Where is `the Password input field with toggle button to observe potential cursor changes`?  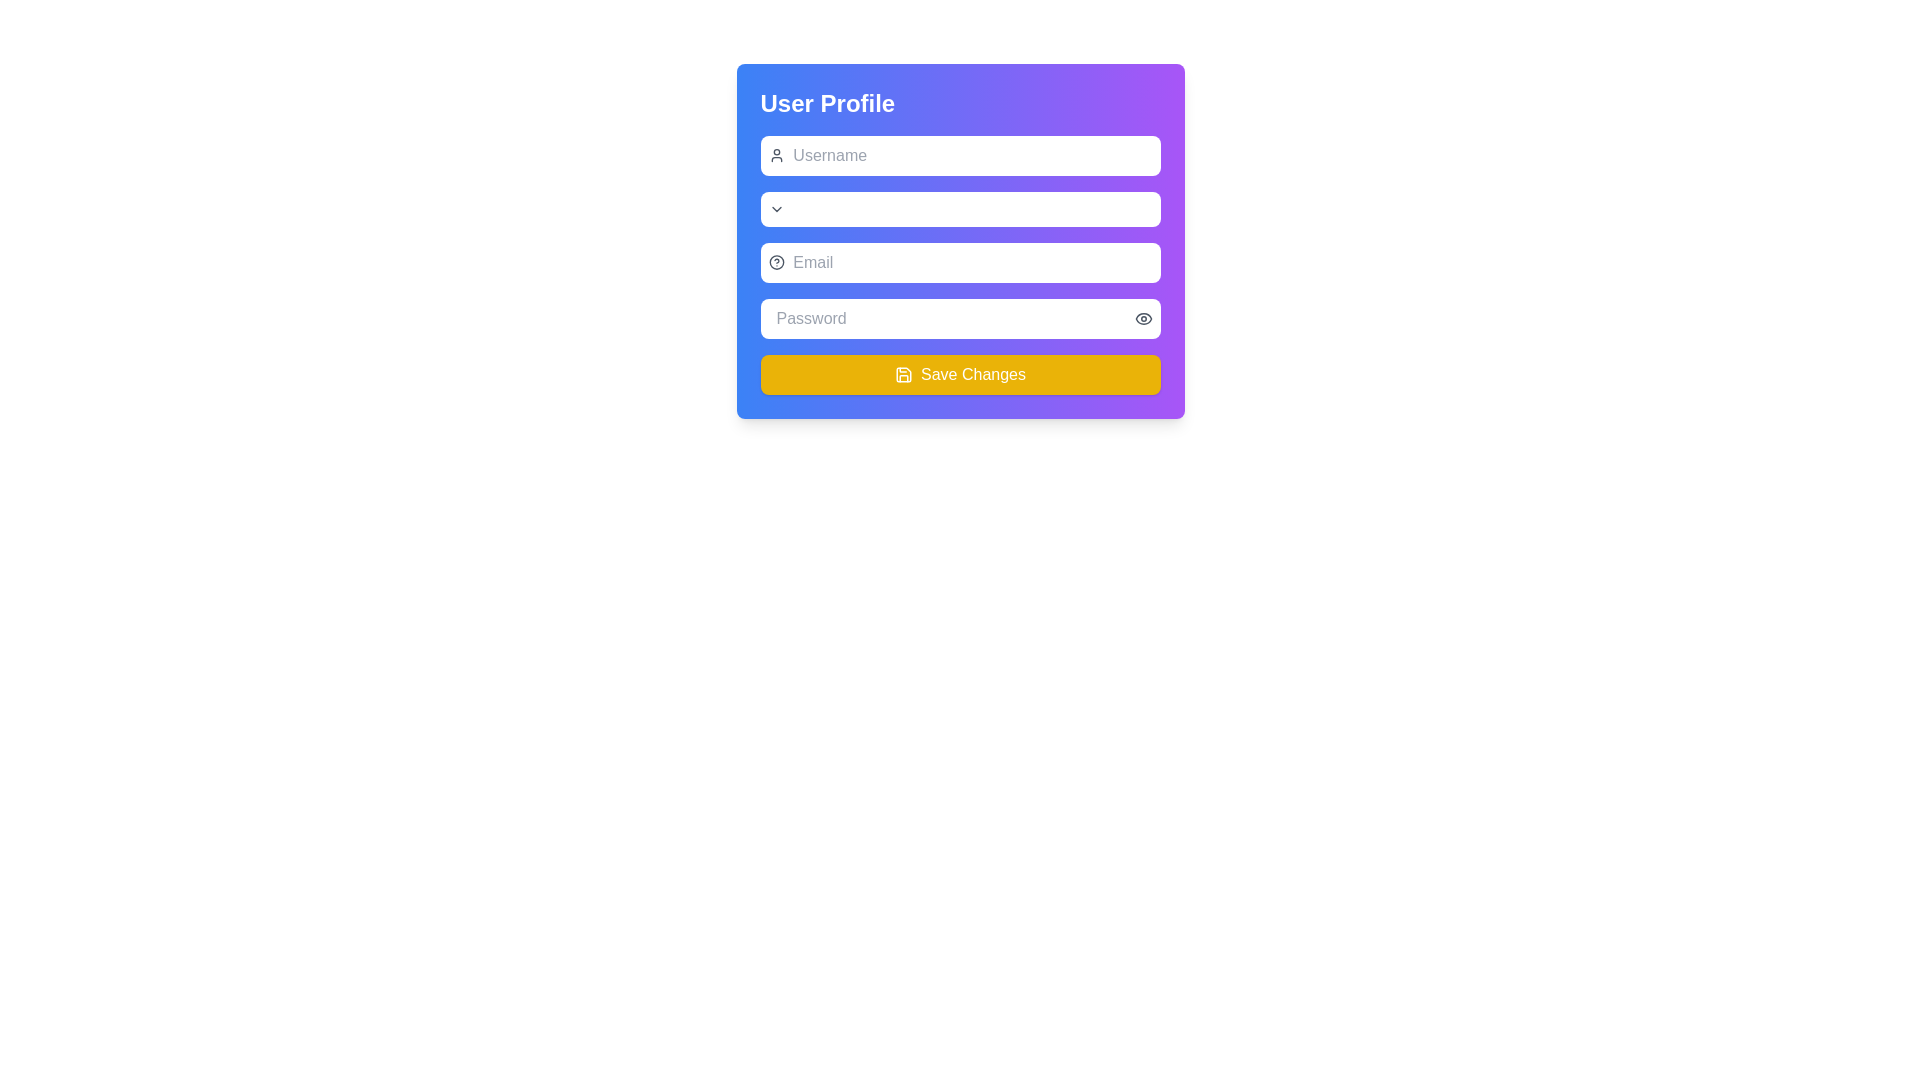 the Password input field with toggle button to observe potential cursor changes is located at coordinates (960, 318).